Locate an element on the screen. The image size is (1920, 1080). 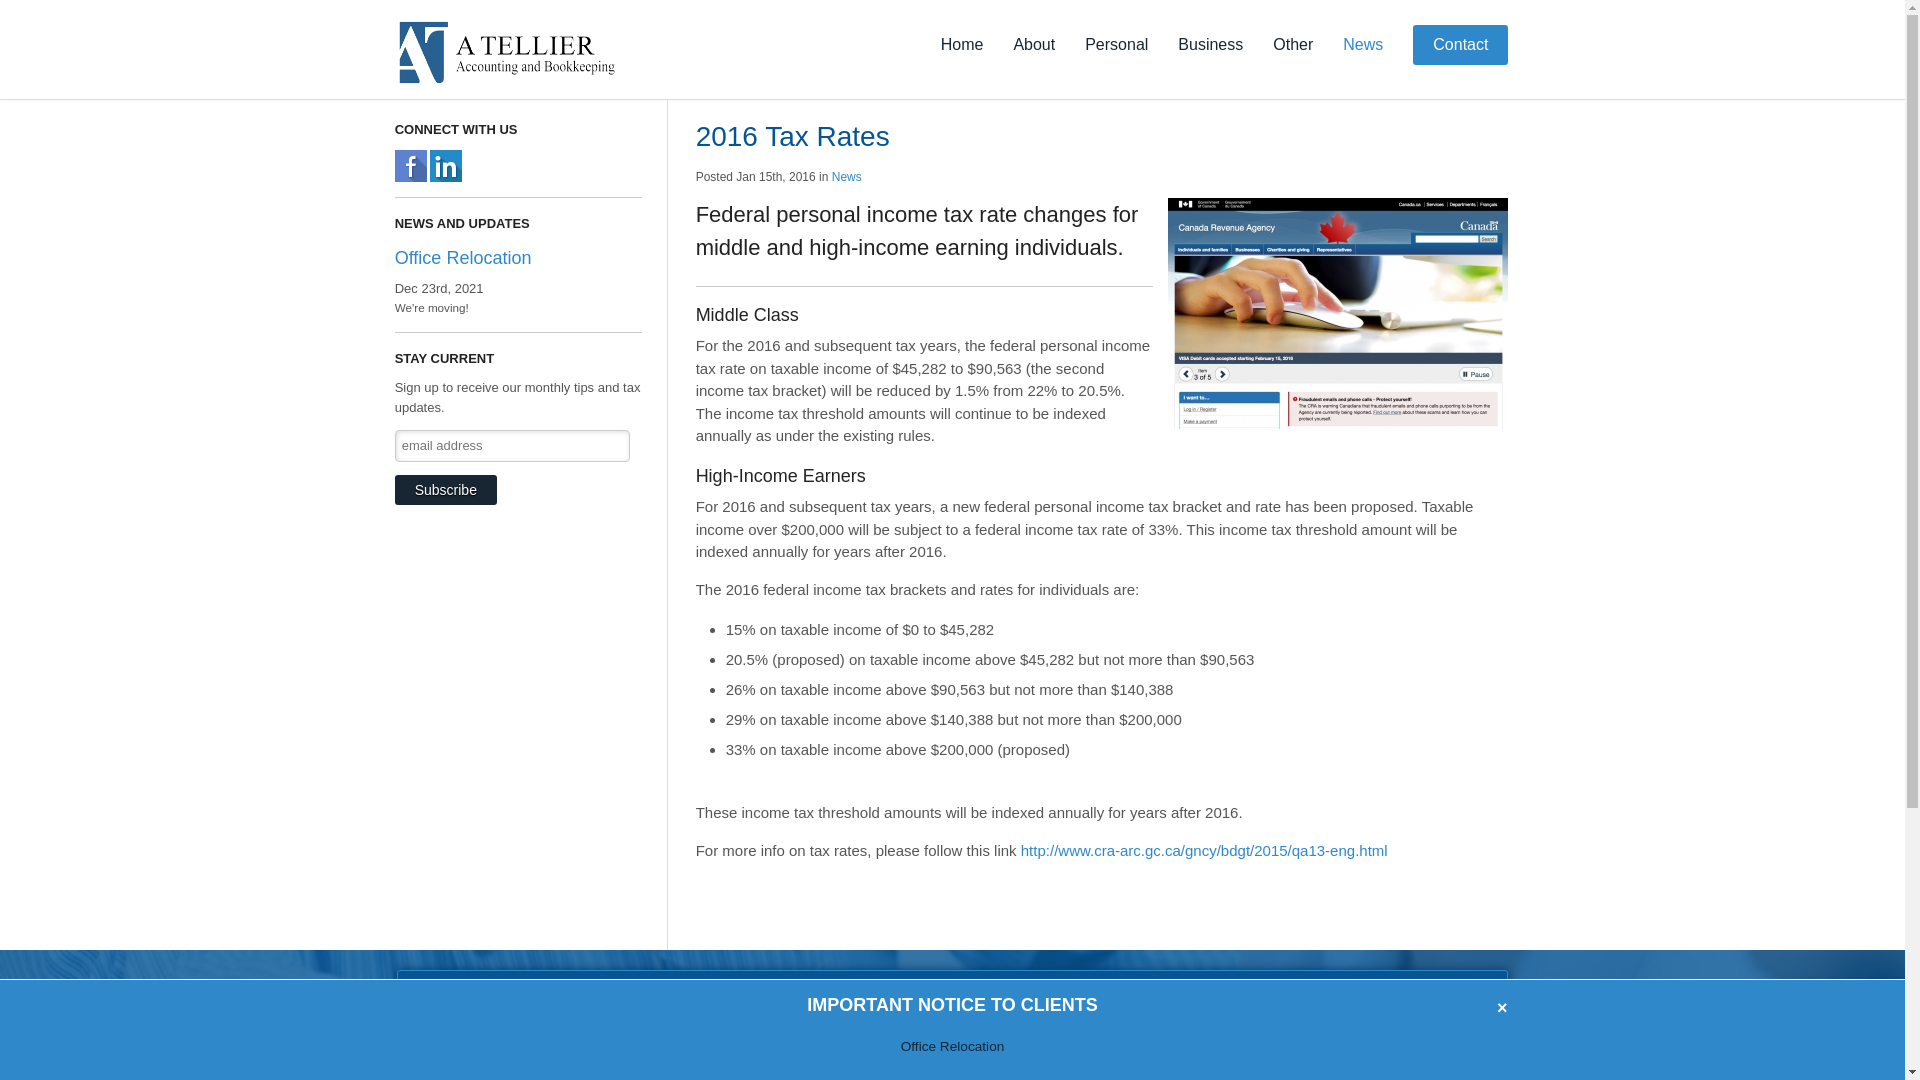
'http://www.cra-arc.gc.ca/gncy/bdgt/2015/qa13-eng.html' is located at coordinates (1203, 850).